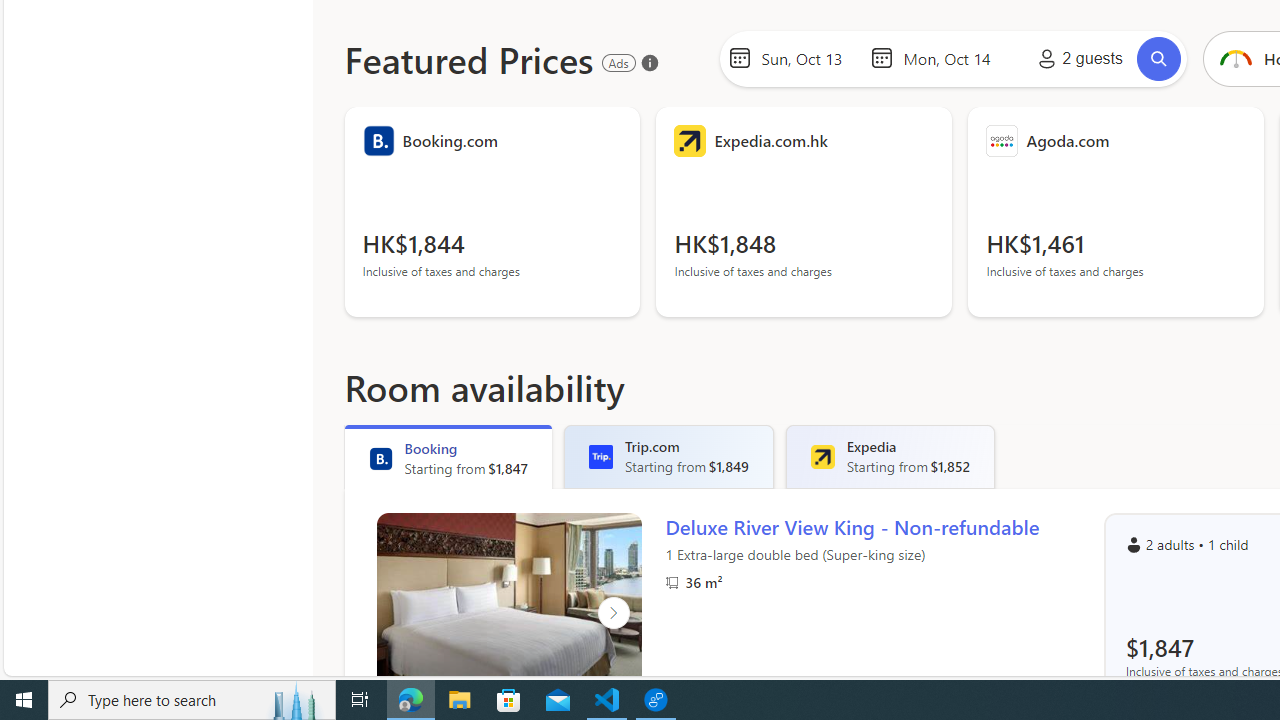 This screenshot has height=720, width=1280. Describe the element at coordinates (447, 456) in the screenshot. I see `'Booking Booking Starting from $1,847'` at that location.